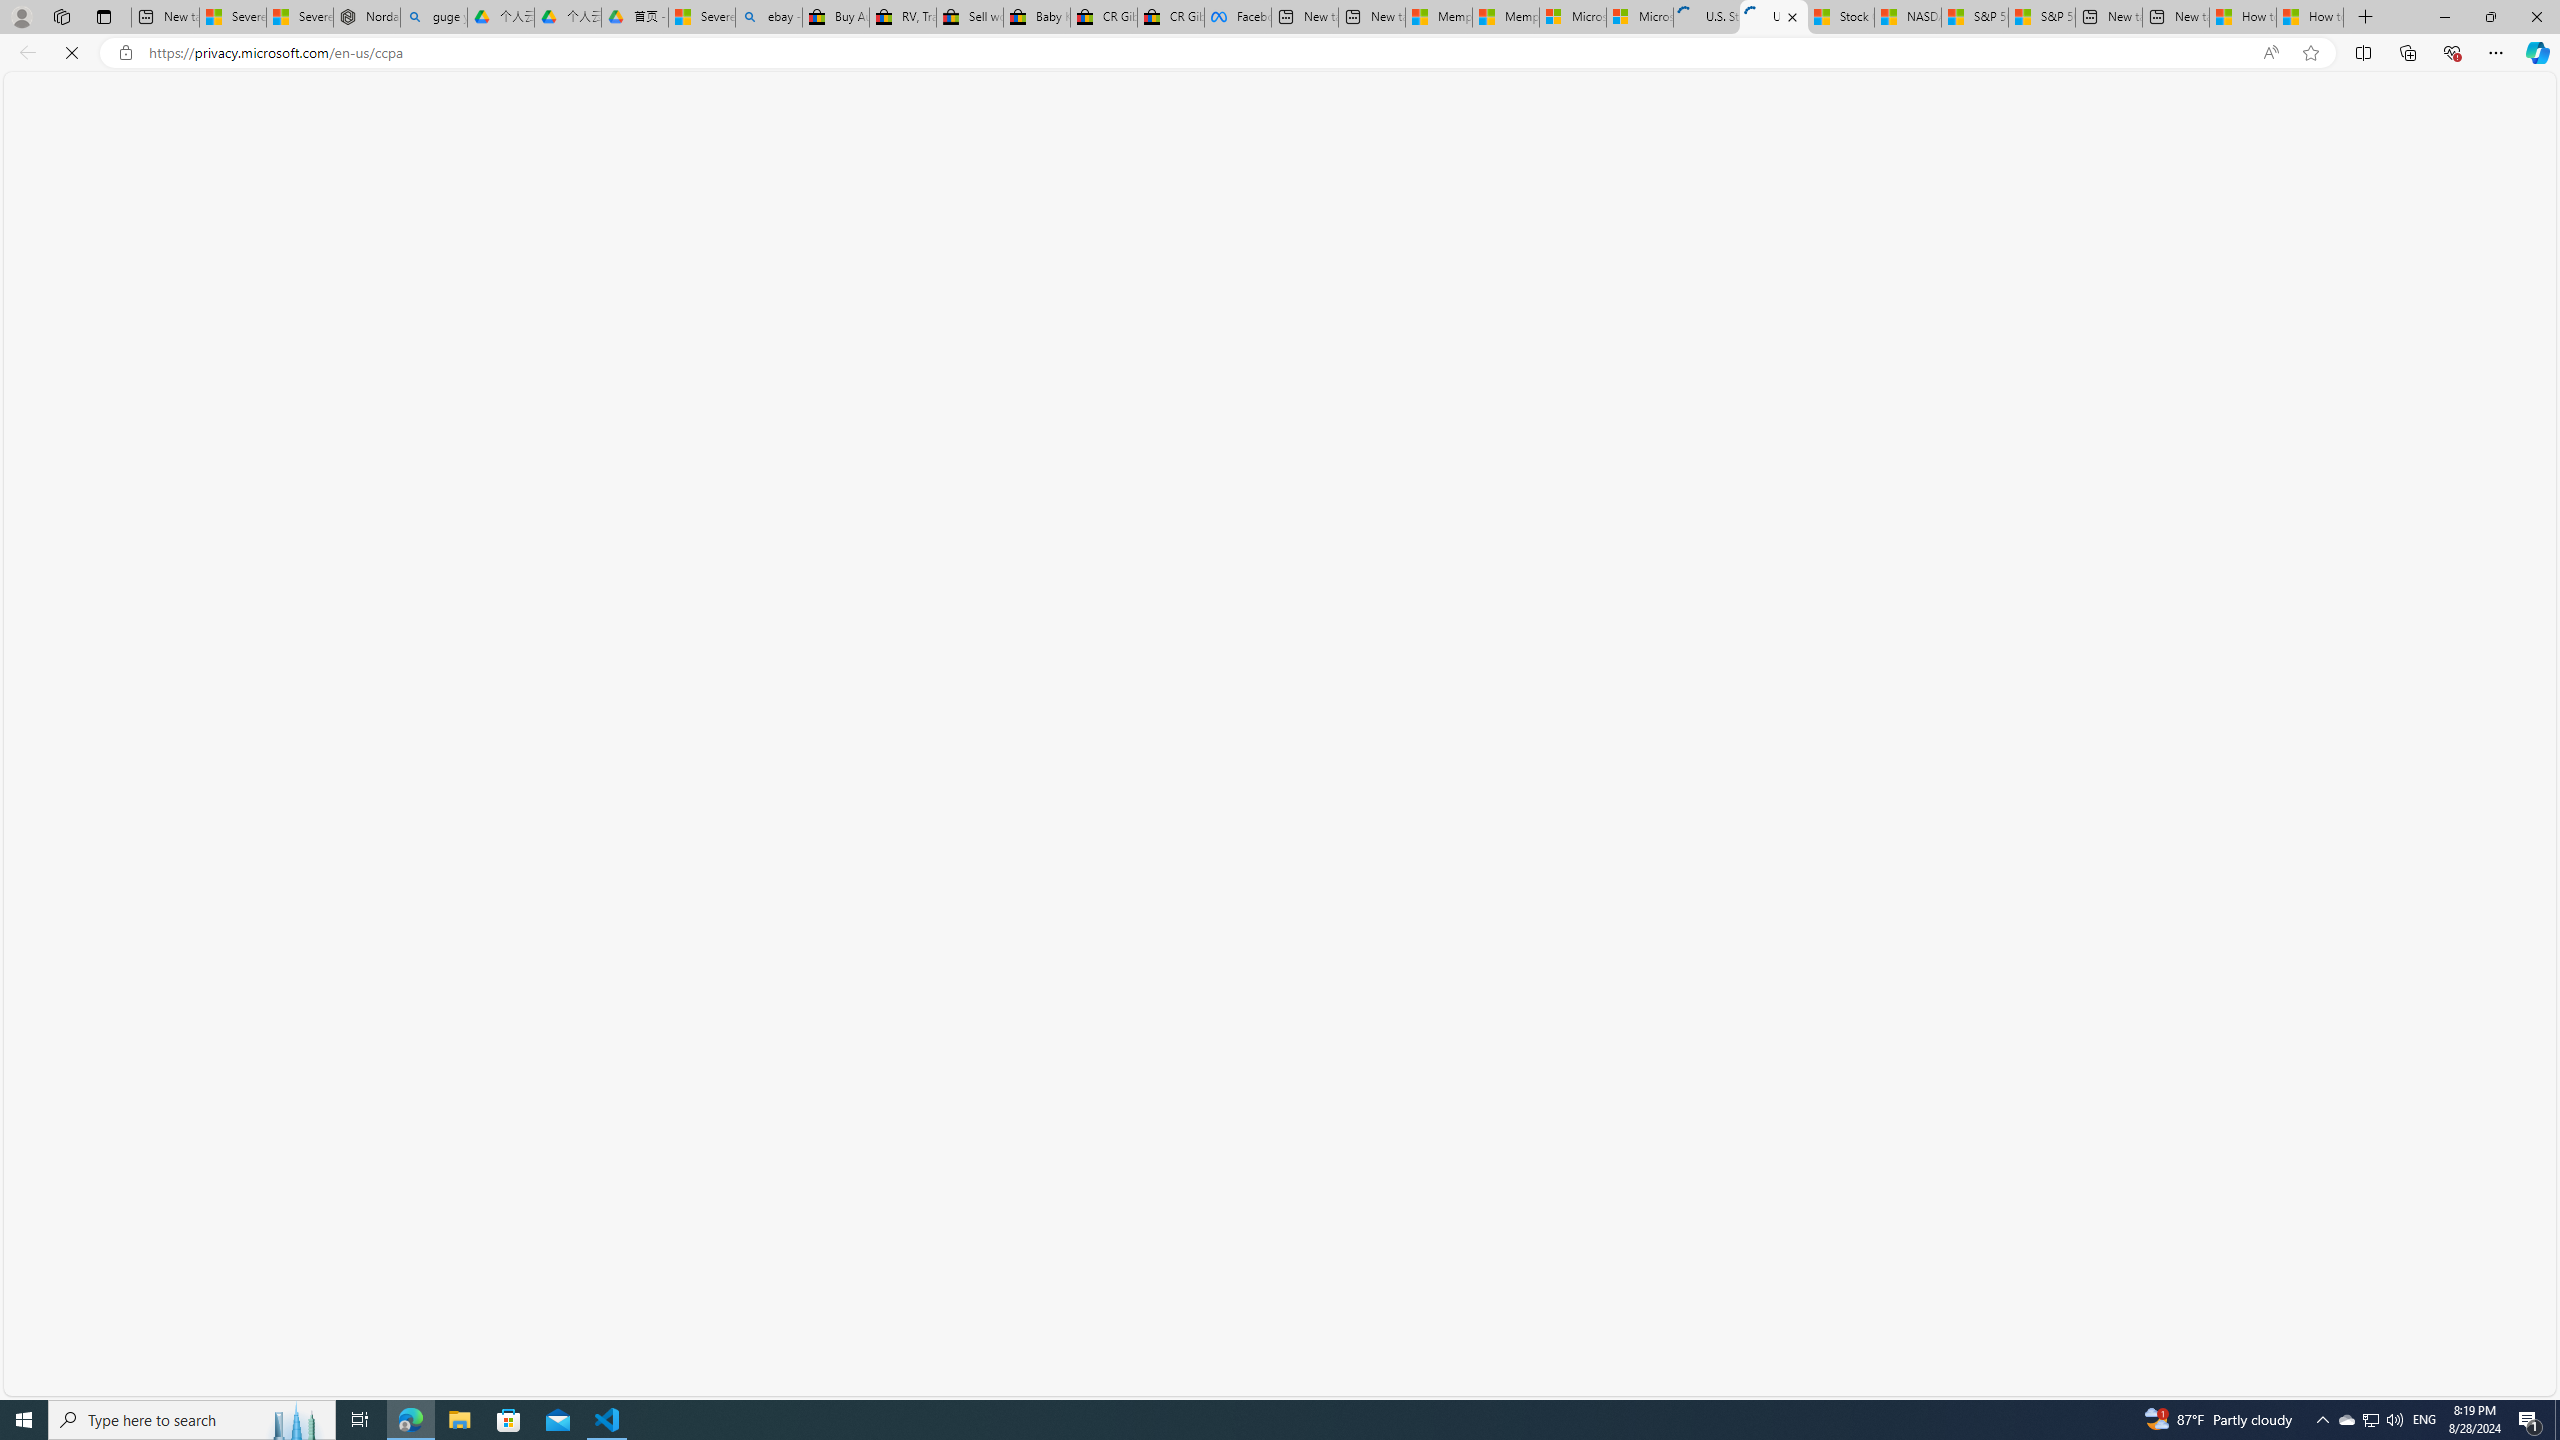 This screenshot has width=2560, height=1440. What do you see at coordinates (2041, 16) in the screenshot?
I see `'S&P 500, Nasdaq end lower, weighed by Nvidia dip | Watch'` at bounding box center [2041, 16].